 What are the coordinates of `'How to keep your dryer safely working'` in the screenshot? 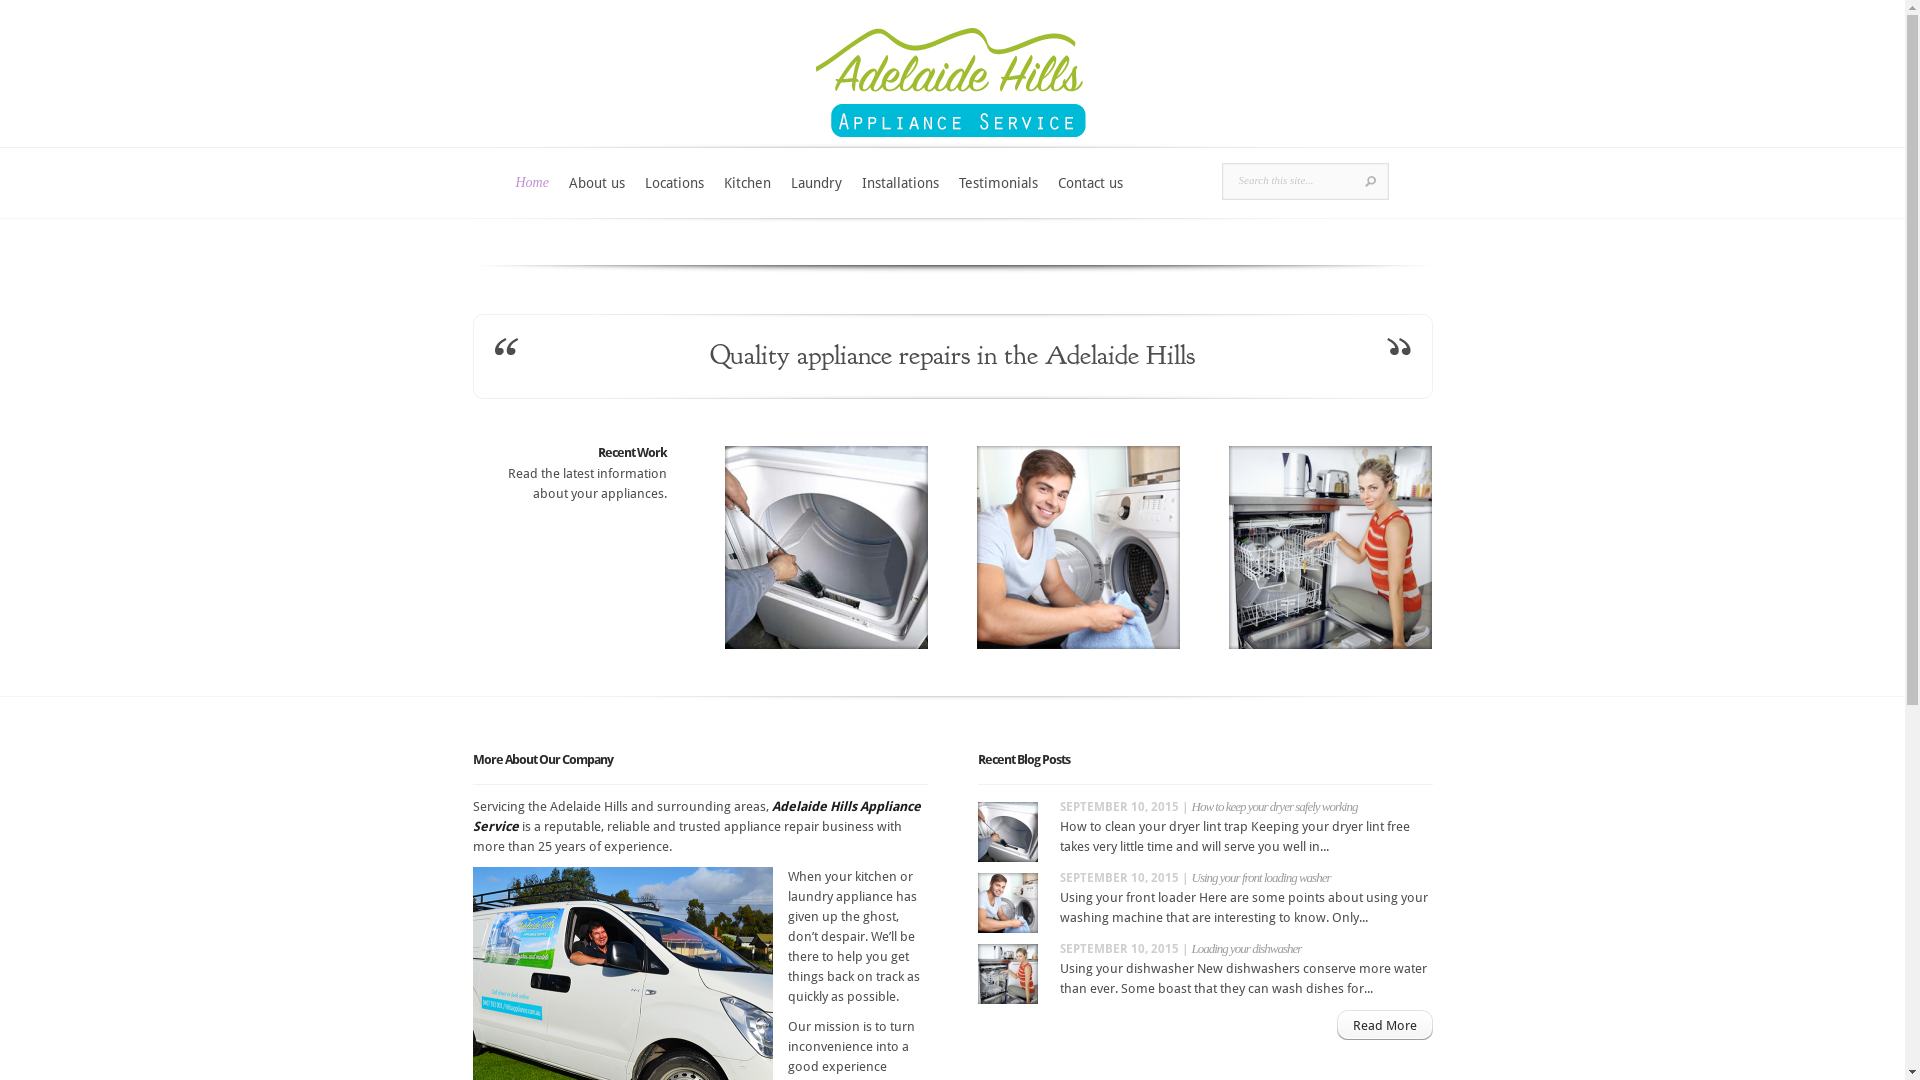 It's located at (1191, 805).